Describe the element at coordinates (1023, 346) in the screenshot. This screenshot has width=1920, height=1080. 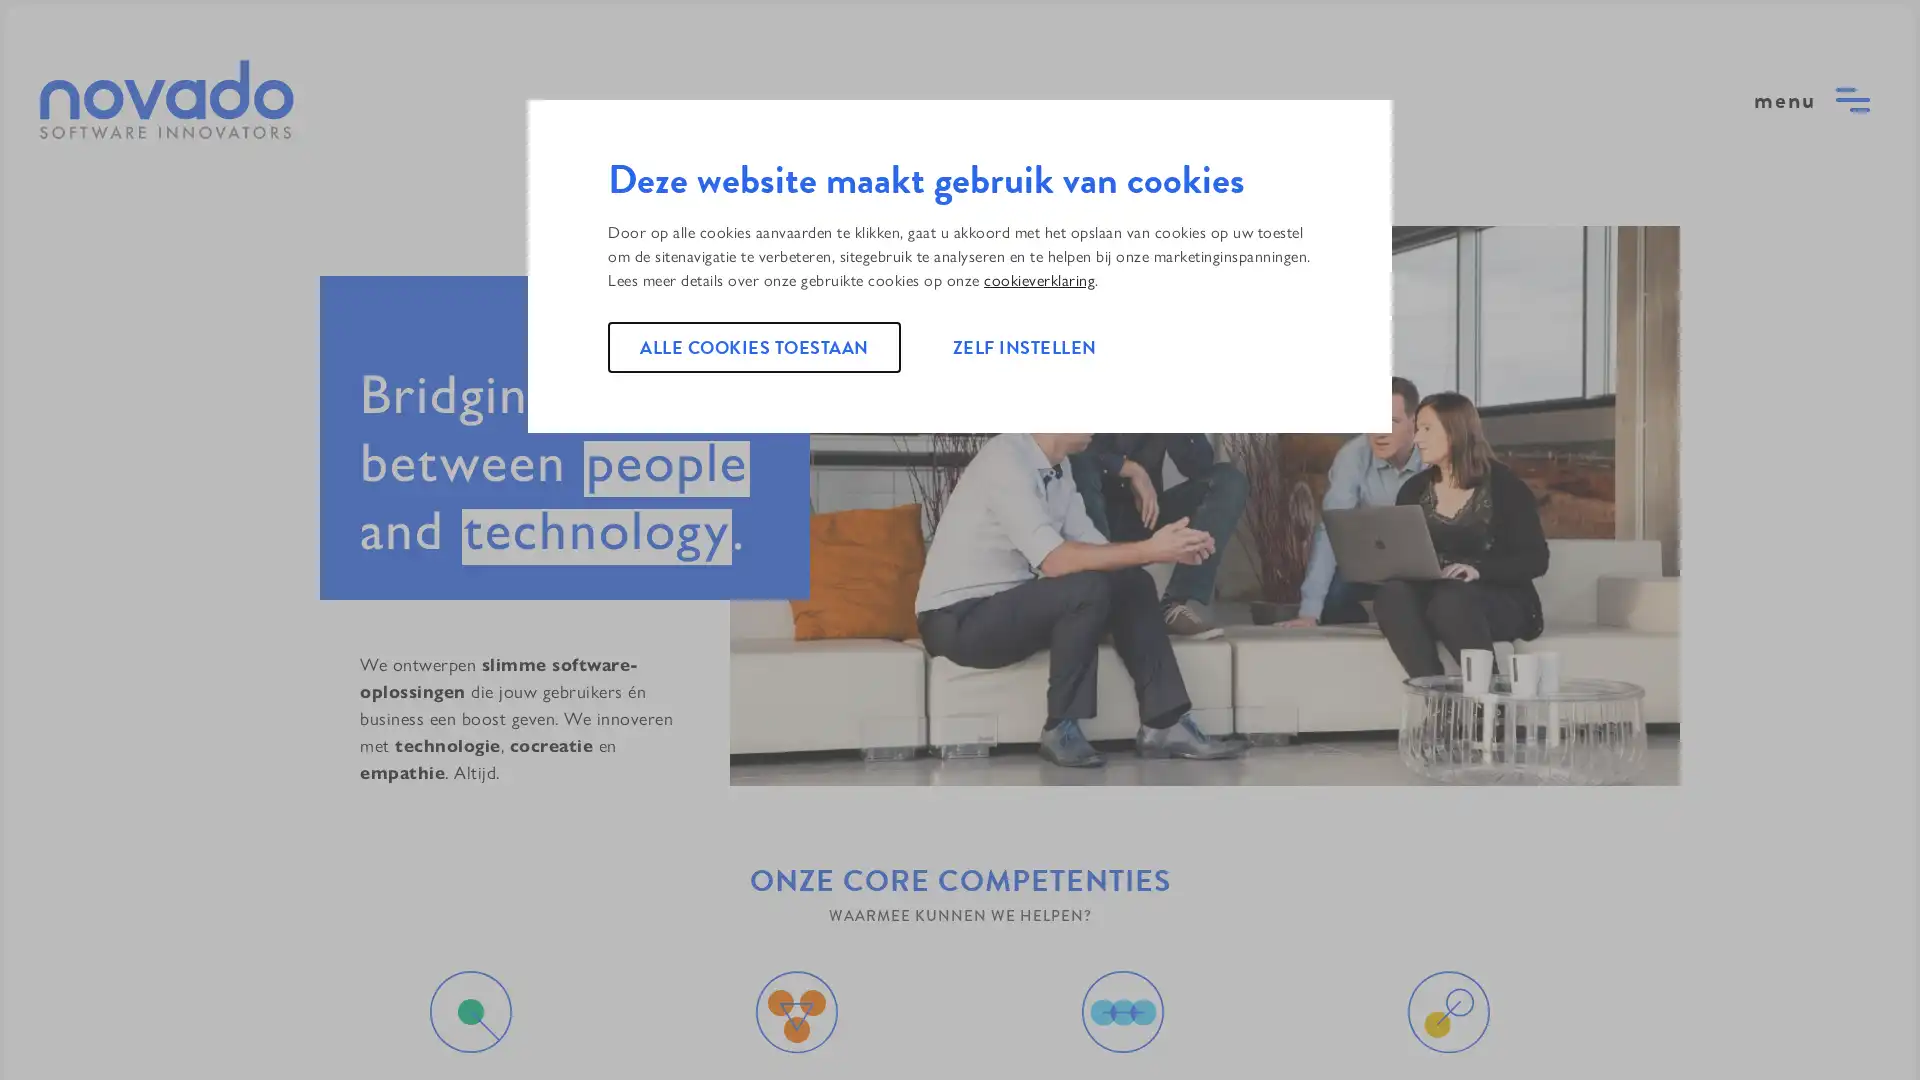
I see `ZELF INSTELLEN` at that location.